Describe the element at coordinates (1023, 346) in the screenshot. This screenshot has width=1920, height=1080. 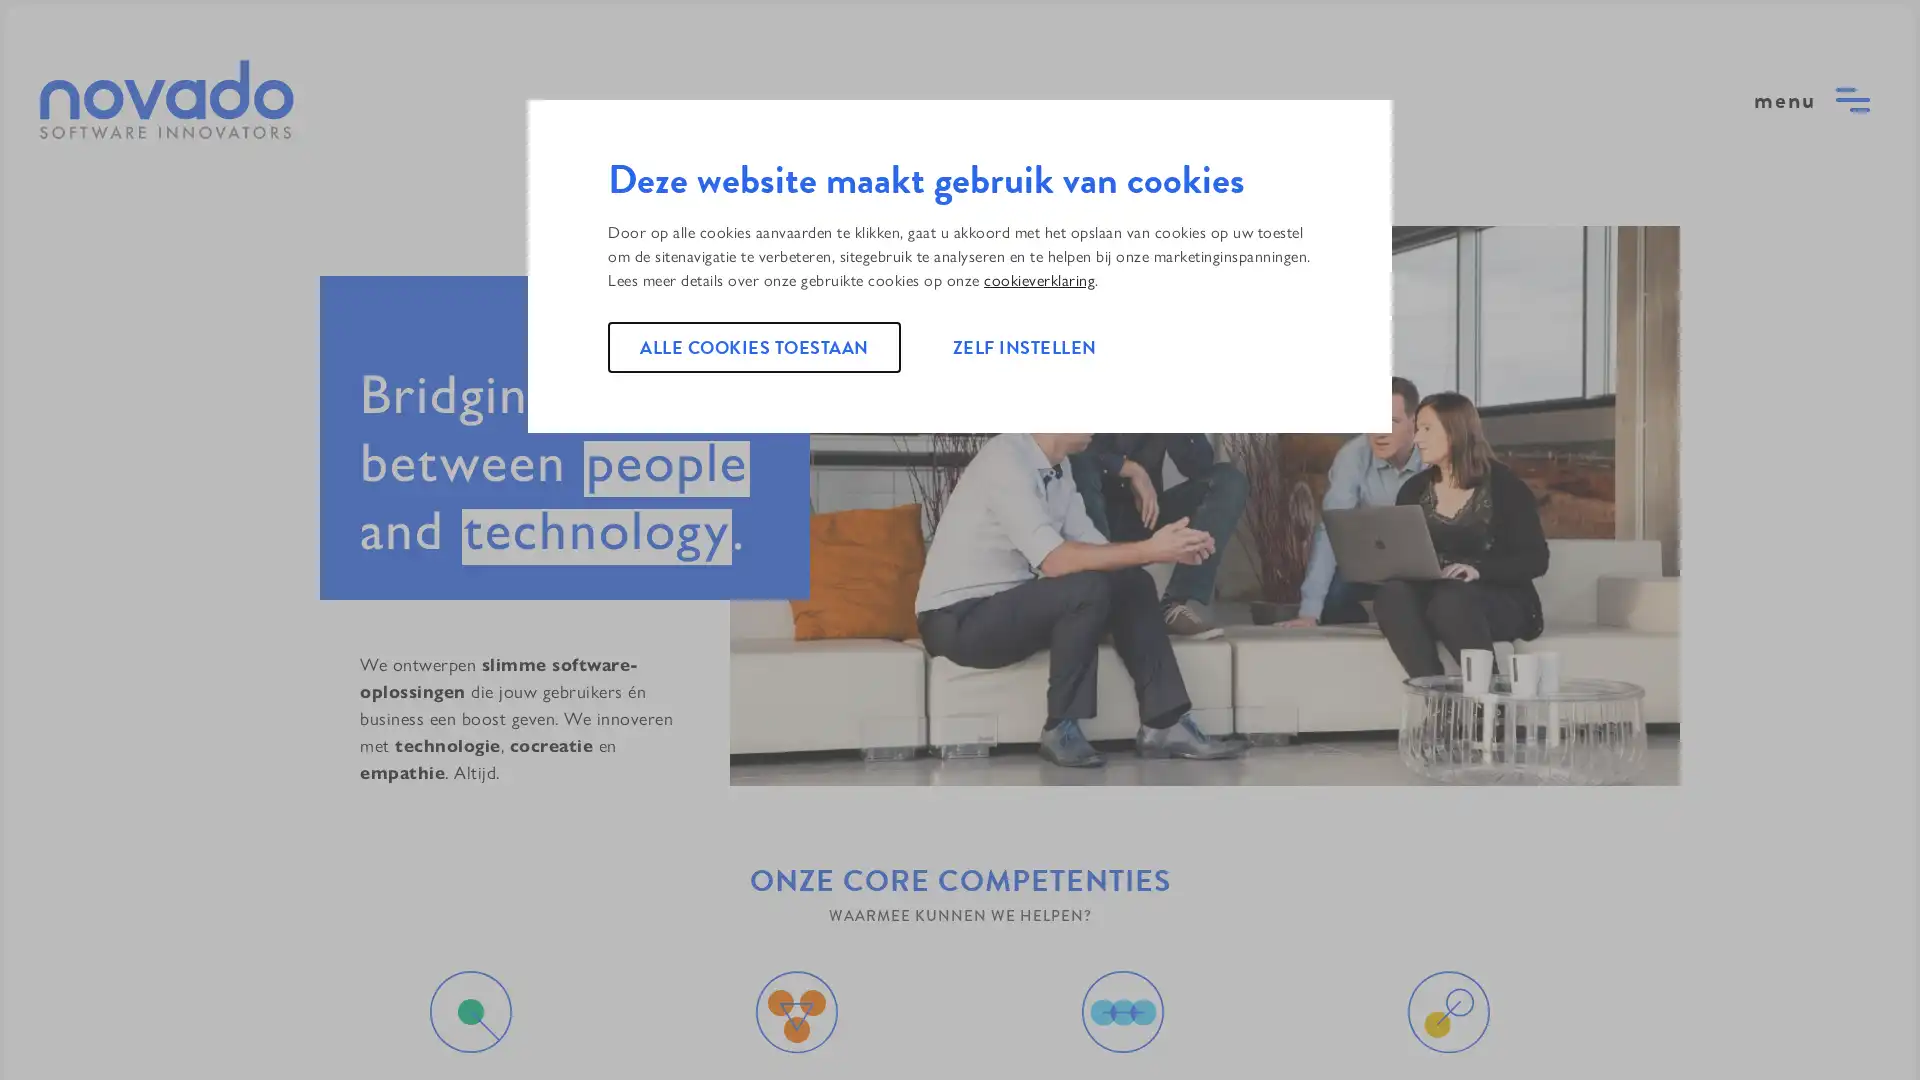
I see `ZELF INSTELLEN` at that location.